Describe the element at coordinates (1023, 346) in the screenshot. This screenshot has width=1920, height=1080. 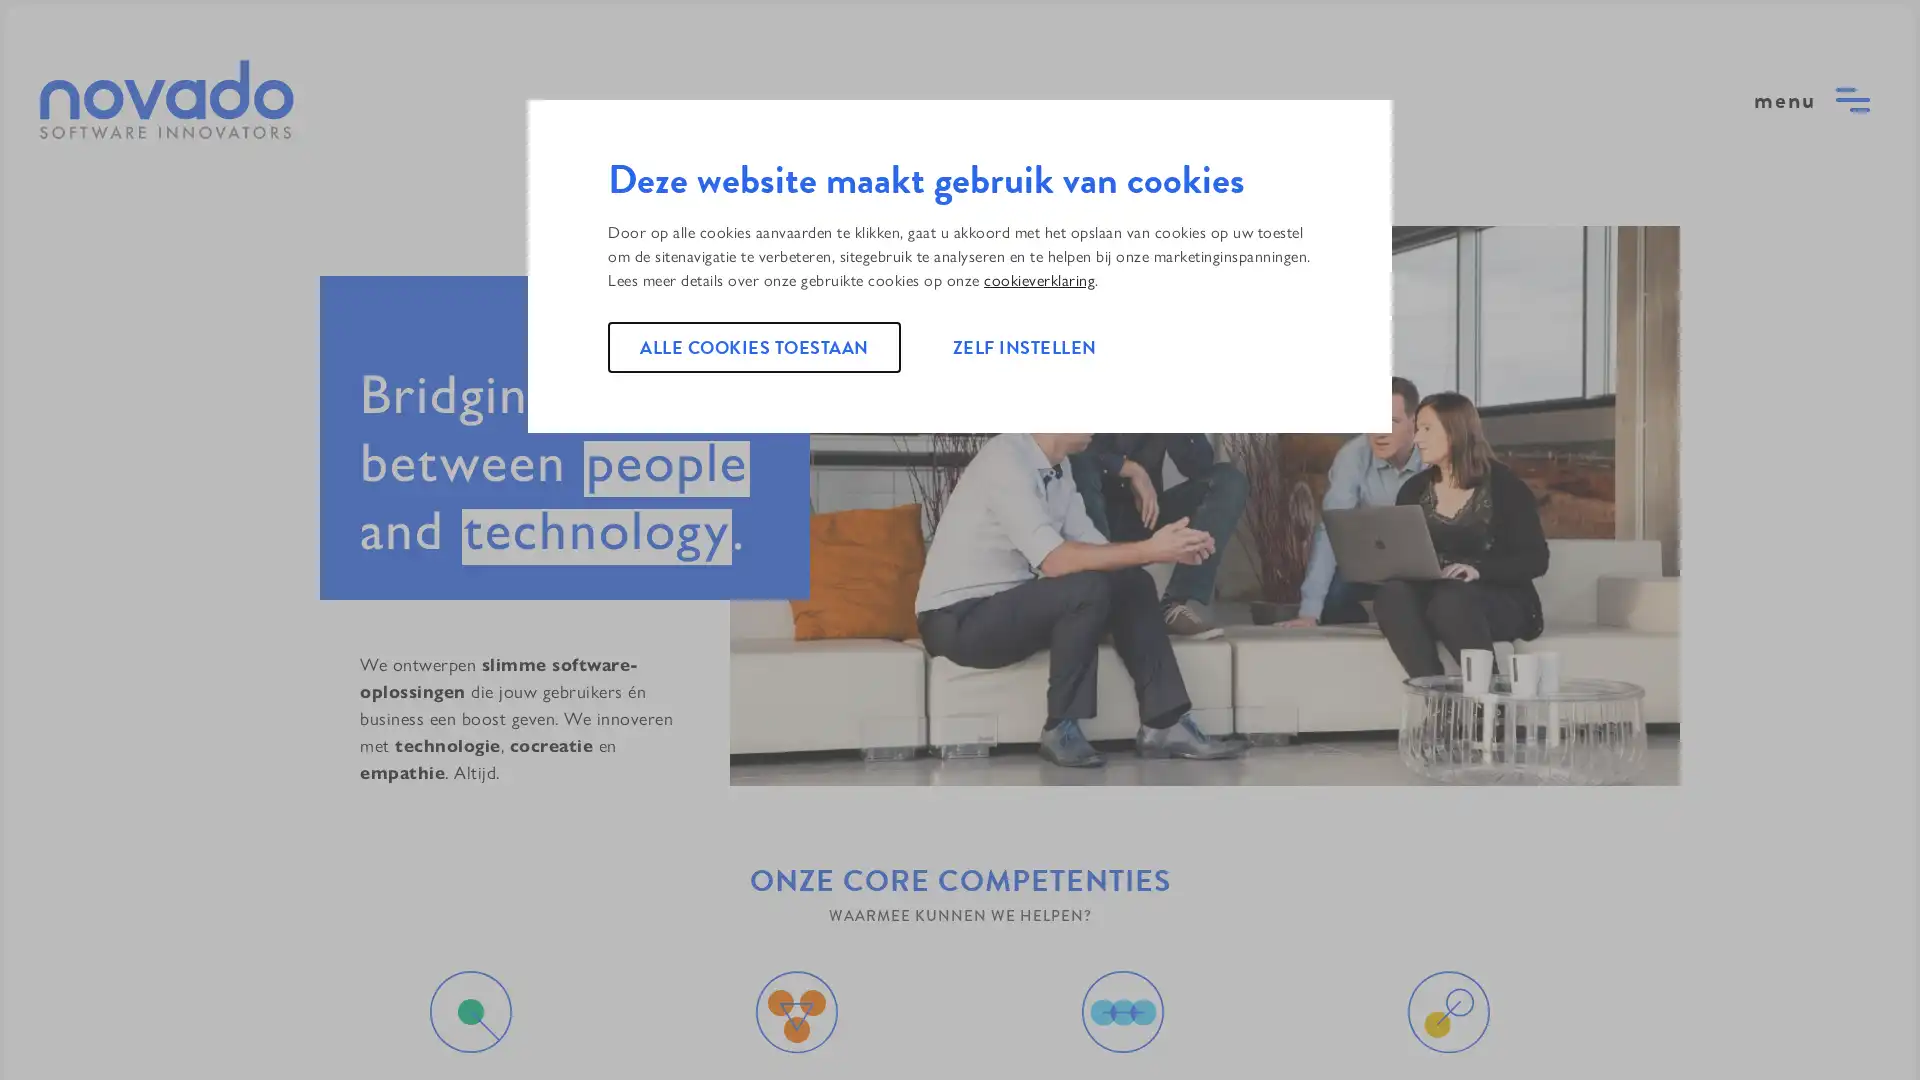
I see `ZELF INSTELLEN` at that location.